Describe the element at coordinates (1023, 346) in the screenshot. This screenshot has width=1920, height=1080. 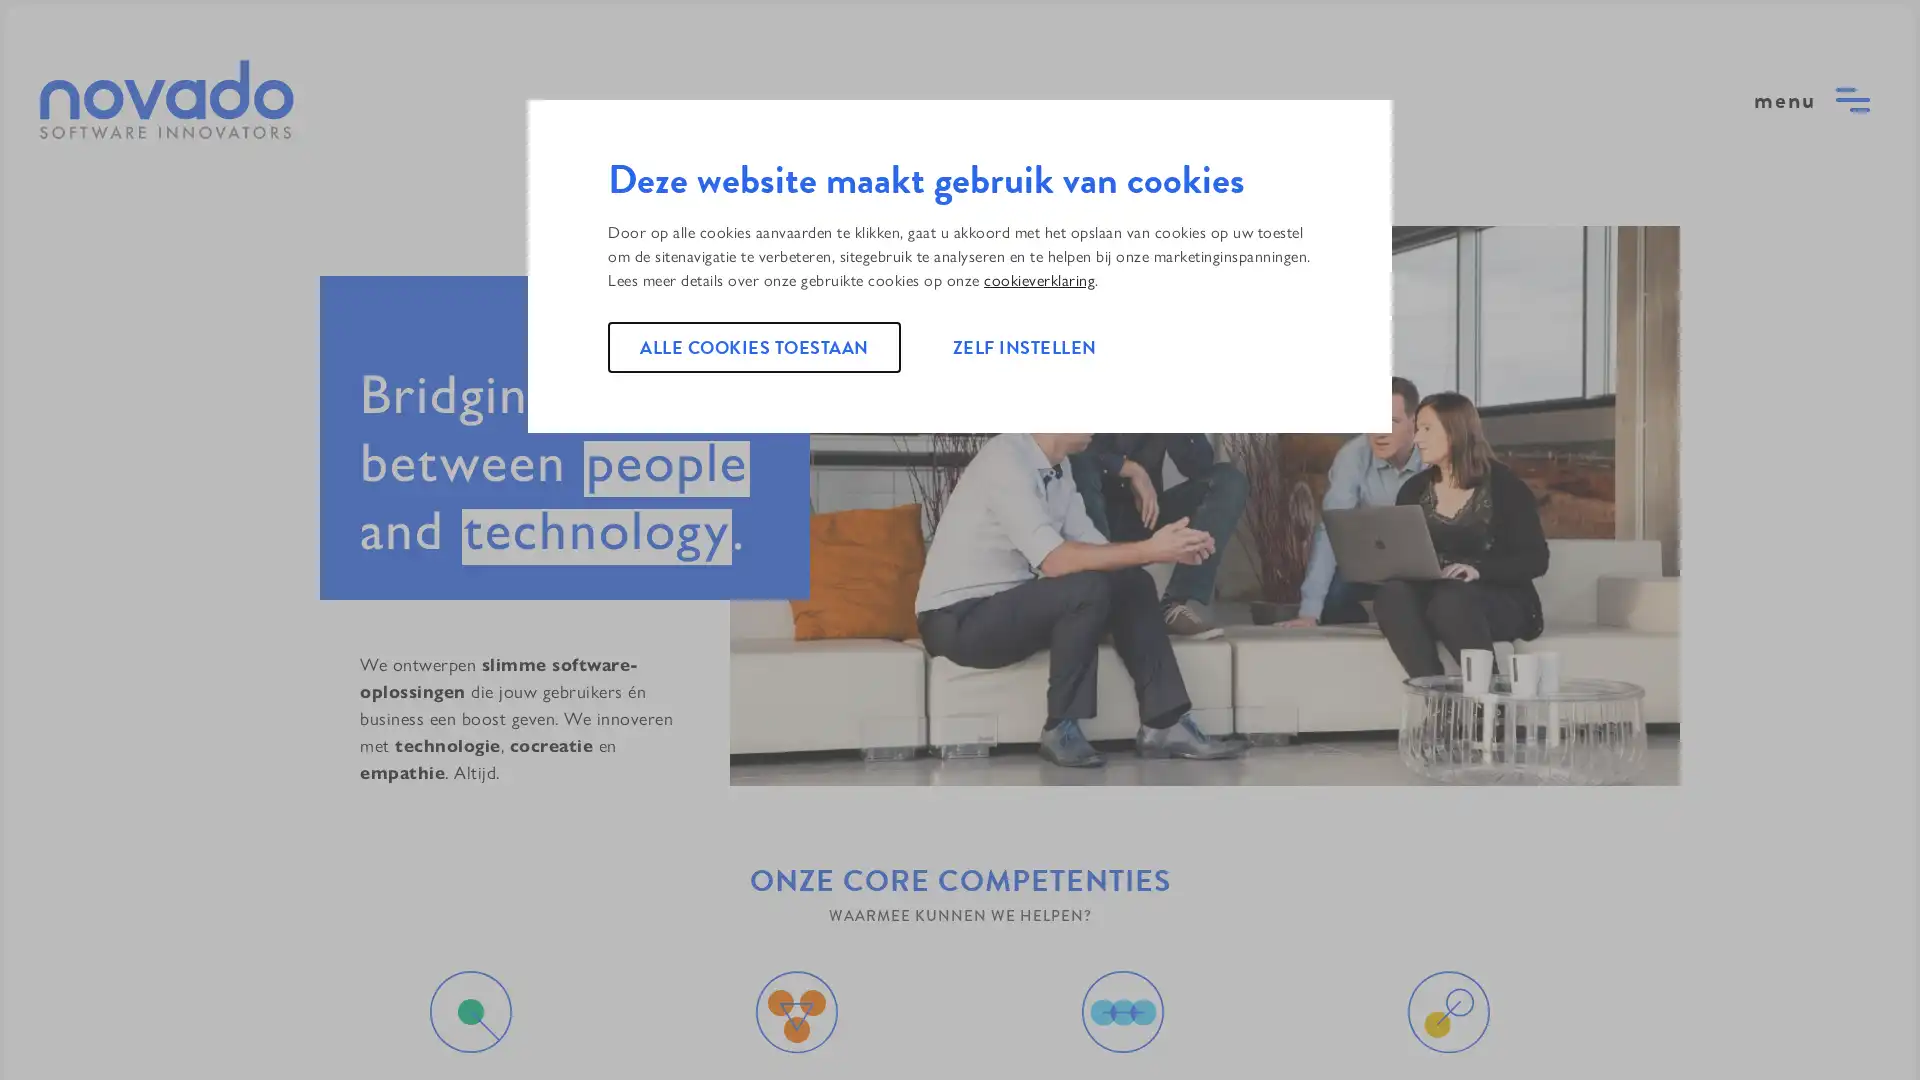
I see `ZELF INSTELLEN` at that location.